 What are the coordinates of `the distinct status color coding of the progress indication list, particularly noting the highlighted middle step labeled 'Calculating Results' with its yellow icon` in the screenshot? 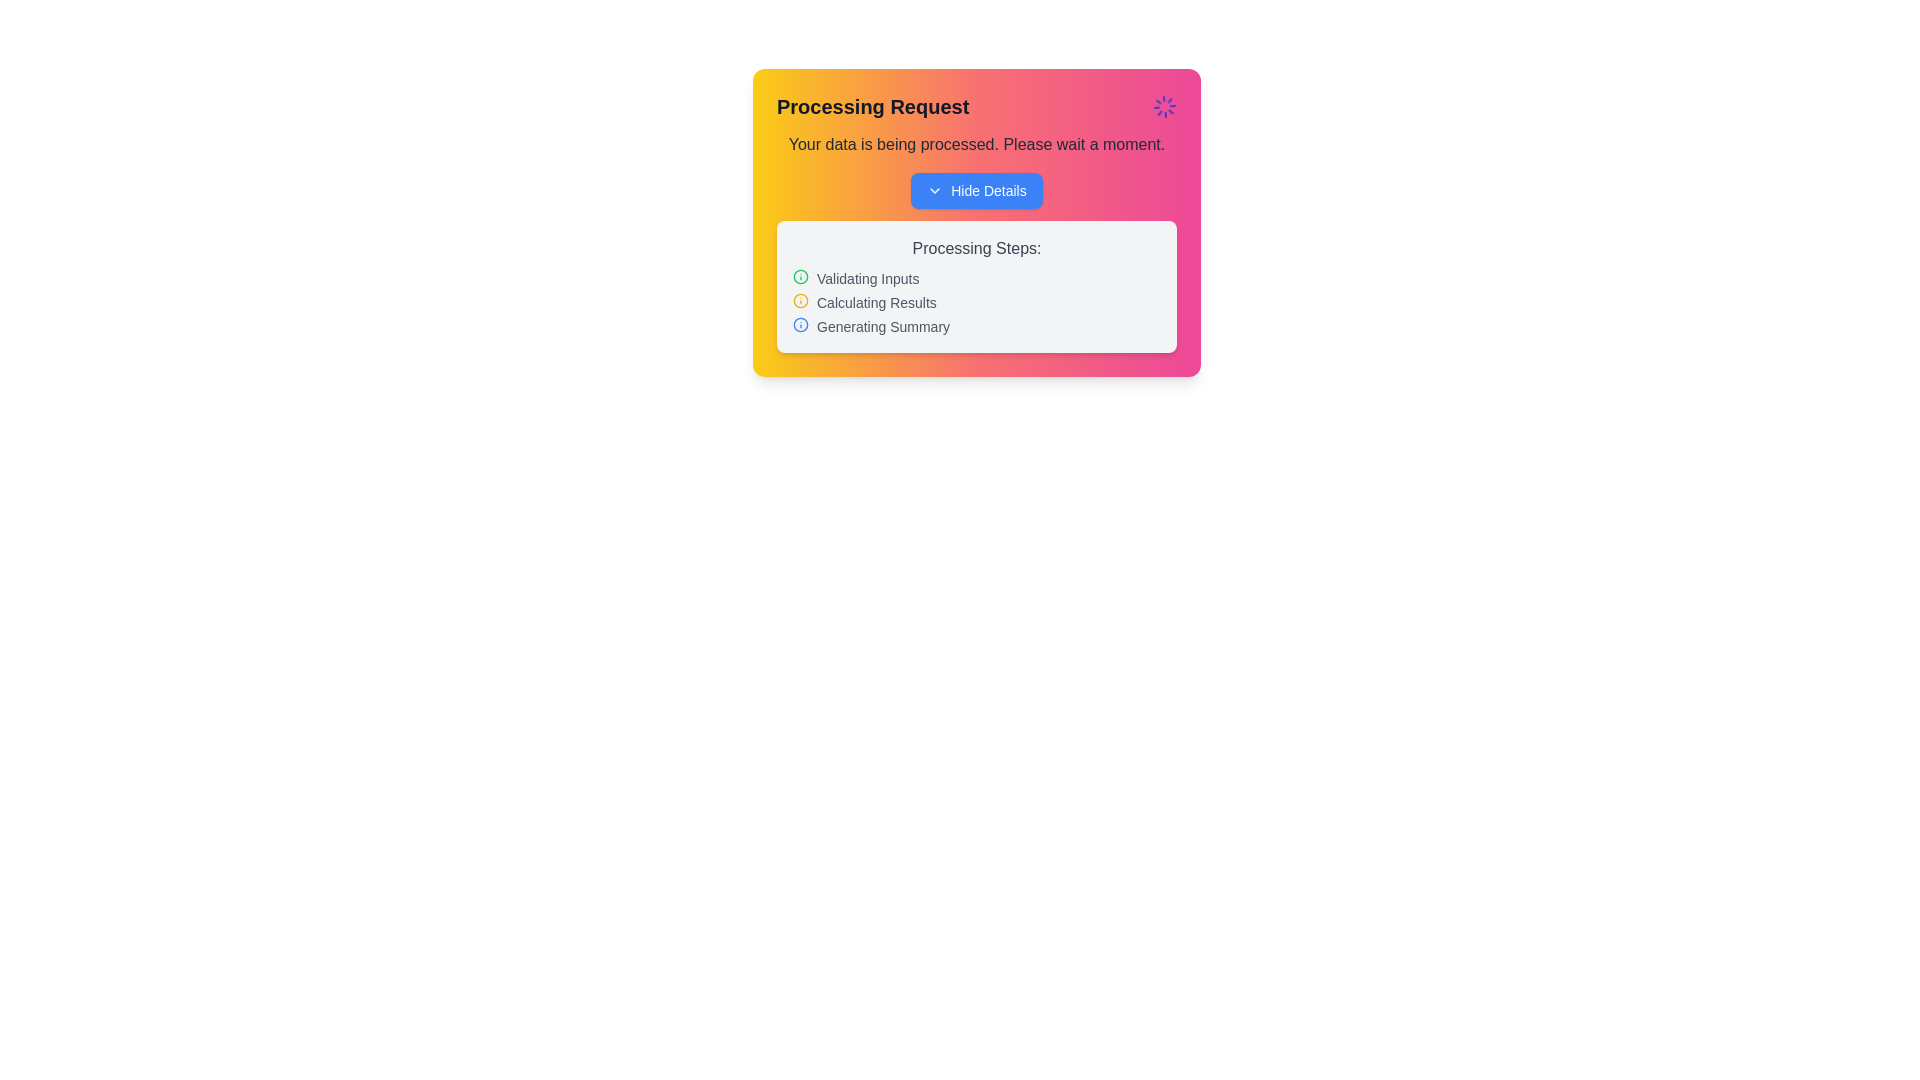 It's located at (977, 303).